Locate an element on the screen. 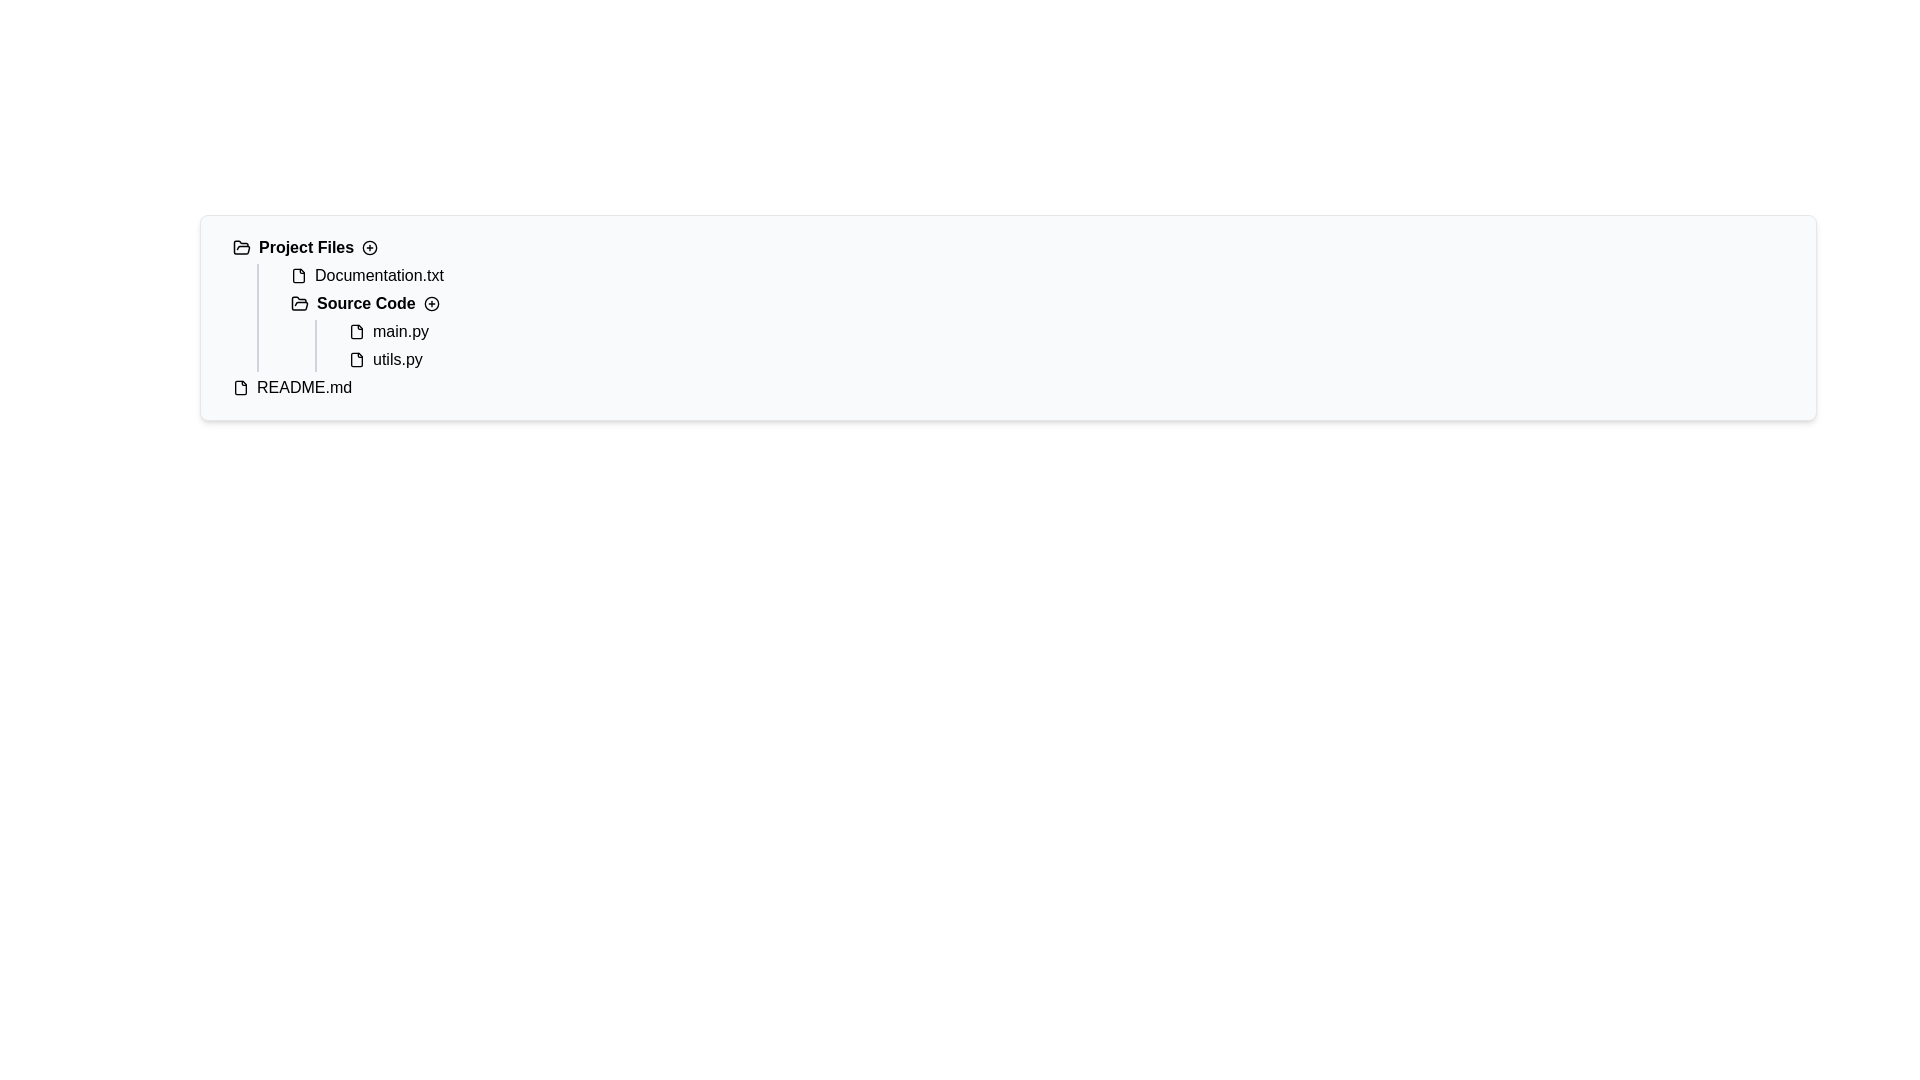 This screenshot has height=1080, width=1920. the text label displaying 'main.py', which is the first file item under the 'Source Code' section is located at coordinates (400, 330).